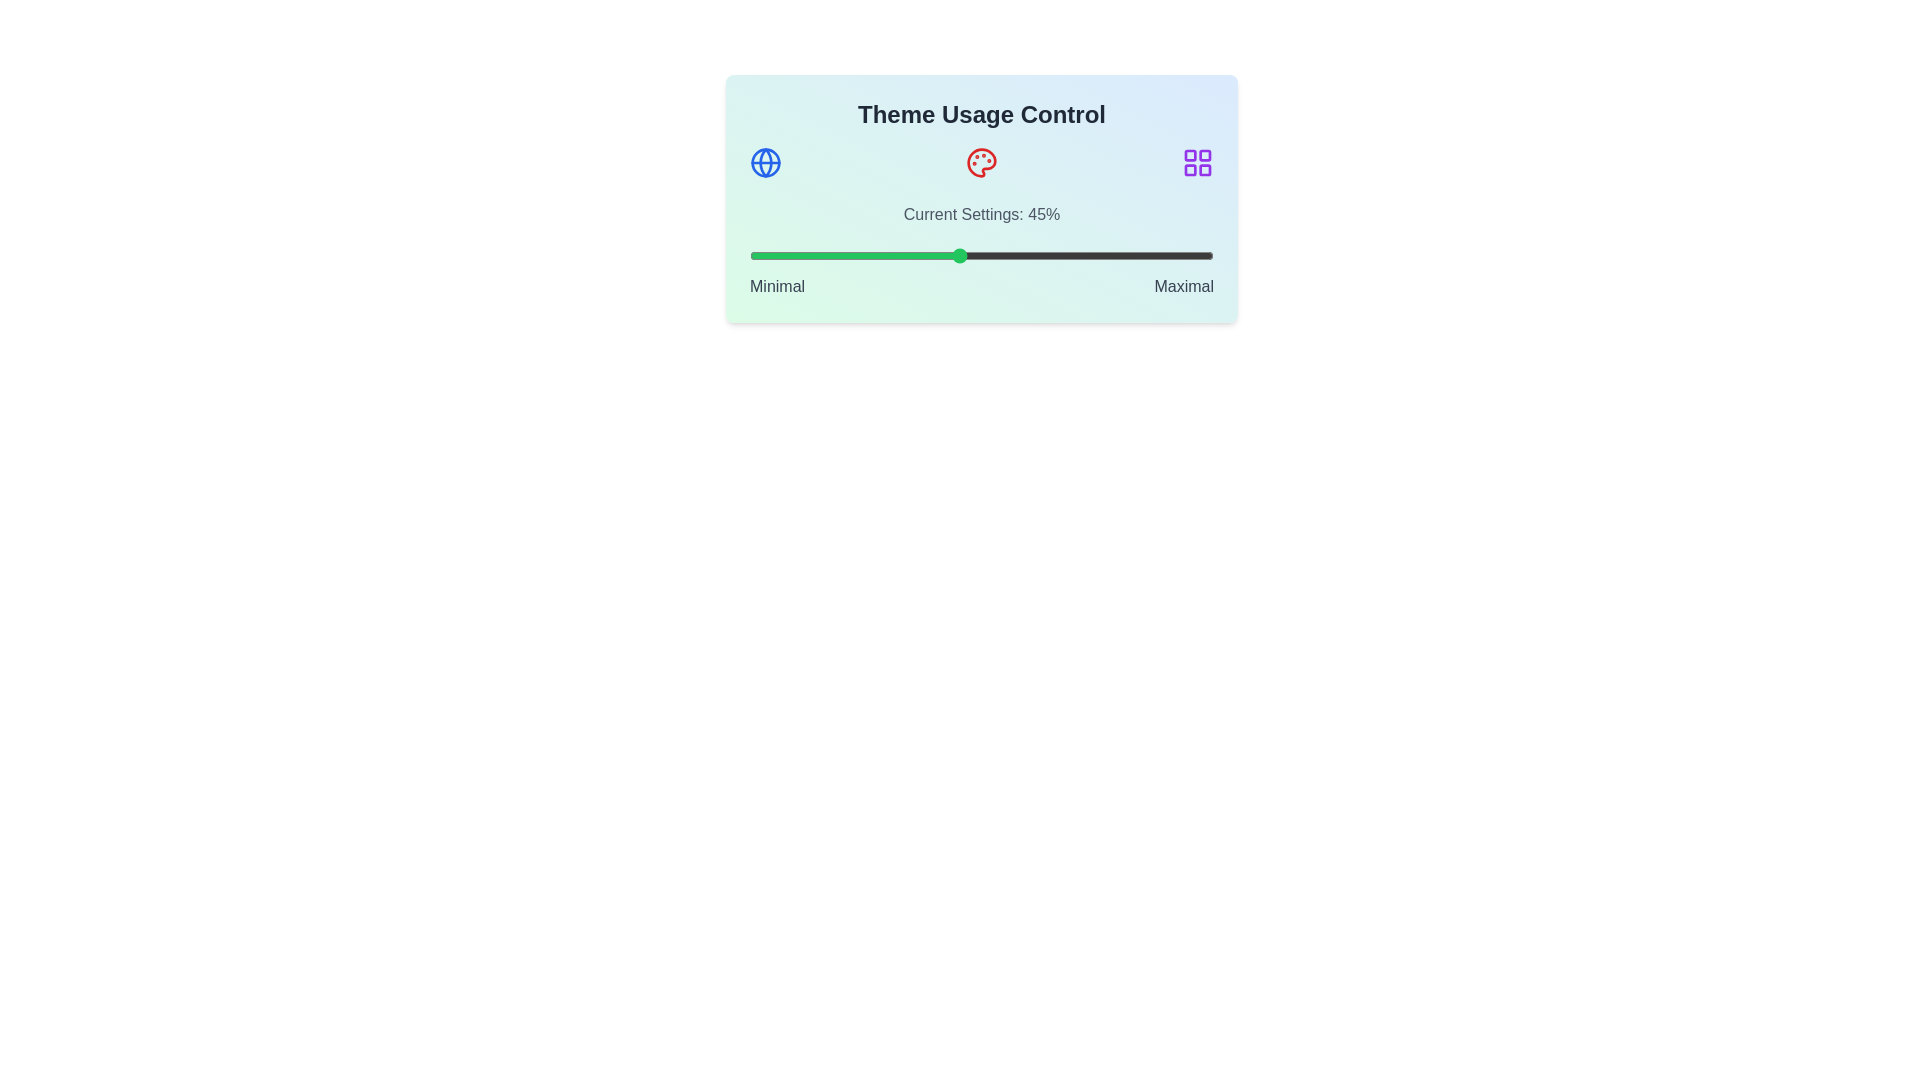 This screenshot has width=1920, height=1080. I want to click on the slider to set the theme usage percentage to 77, so click(1106, 254).